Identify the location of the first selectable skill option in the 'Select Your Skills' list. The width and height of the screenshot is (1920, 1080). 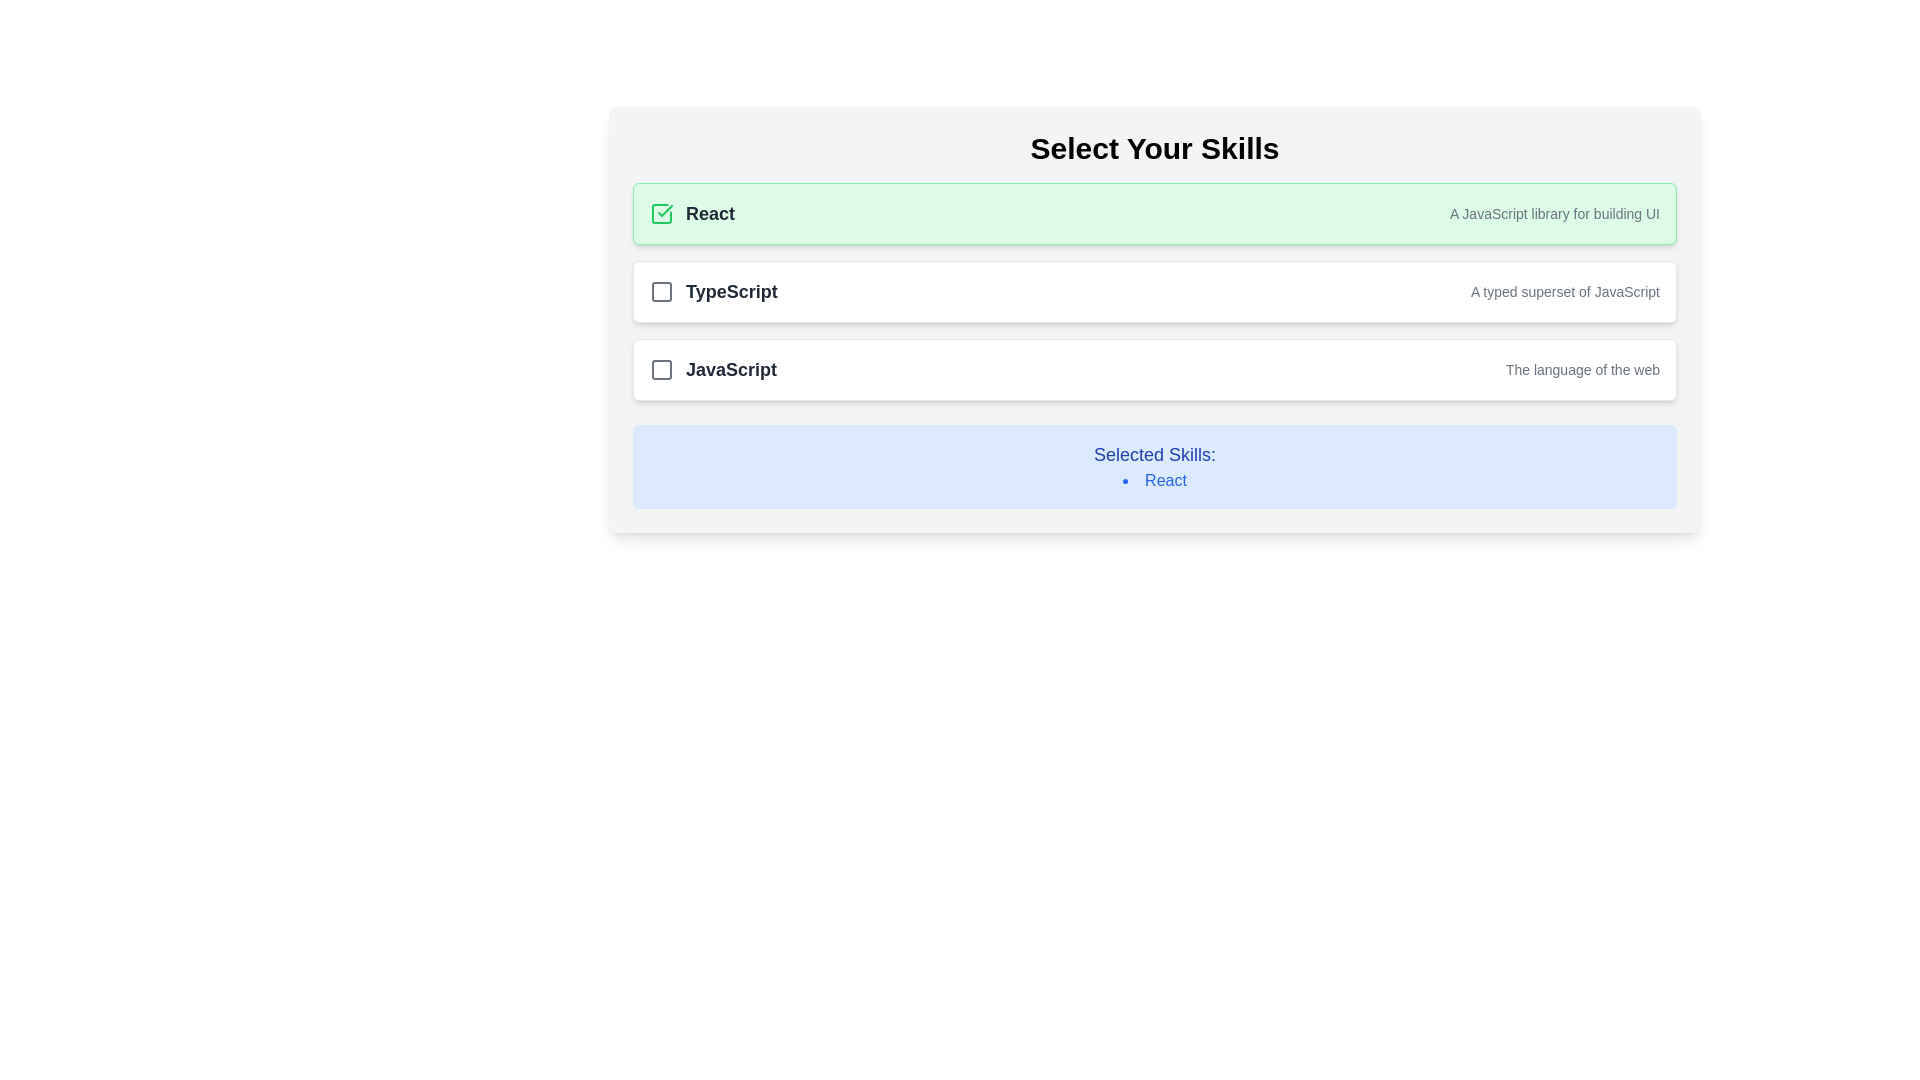
(1155, 213).